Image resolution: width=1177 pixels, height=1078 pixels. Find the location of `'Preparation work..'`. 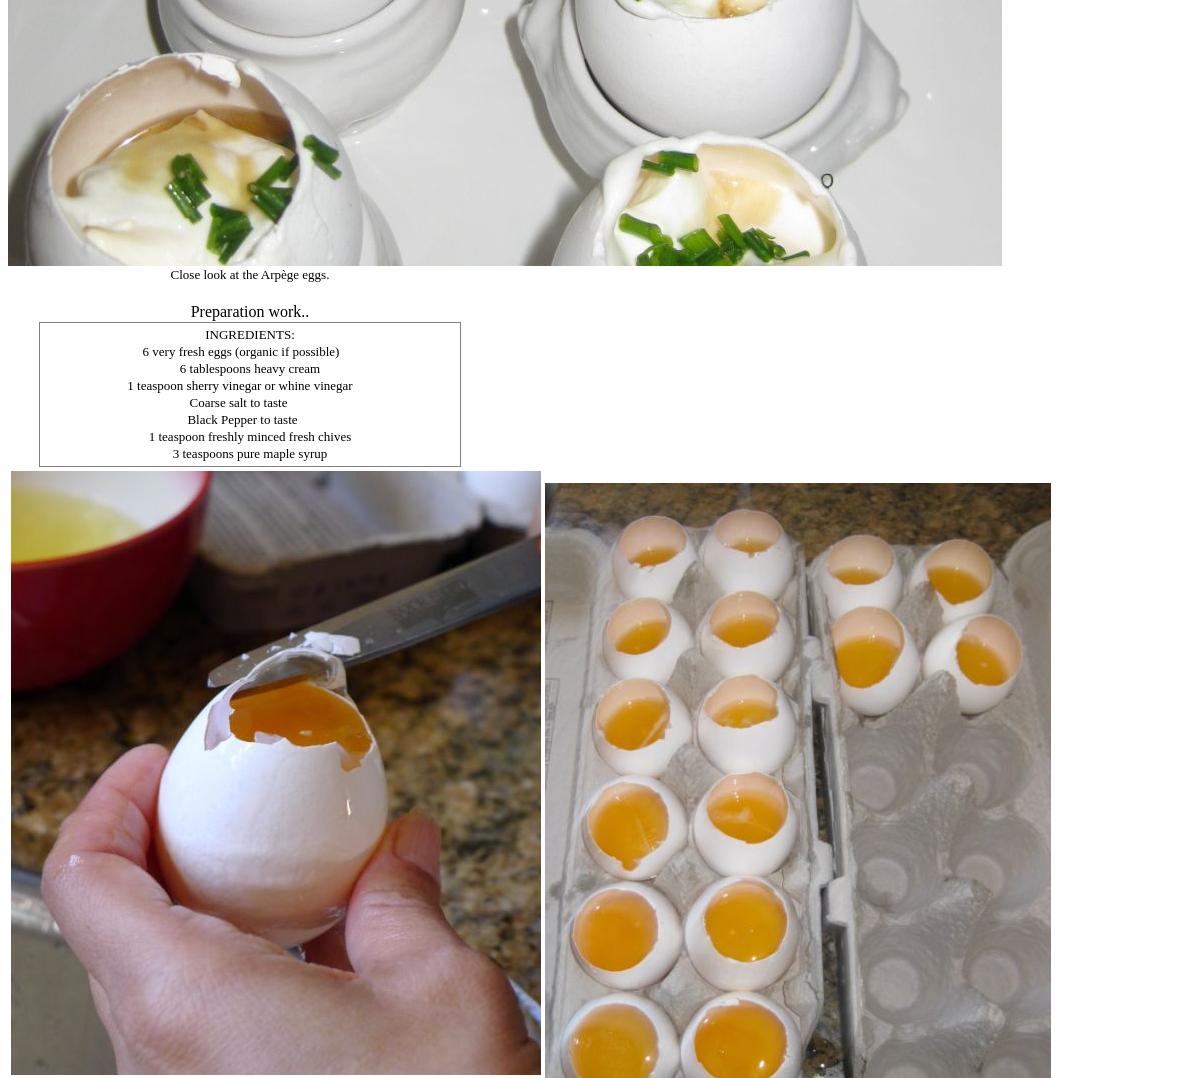

'Preparation work..' is located at coordinates (248, 310).